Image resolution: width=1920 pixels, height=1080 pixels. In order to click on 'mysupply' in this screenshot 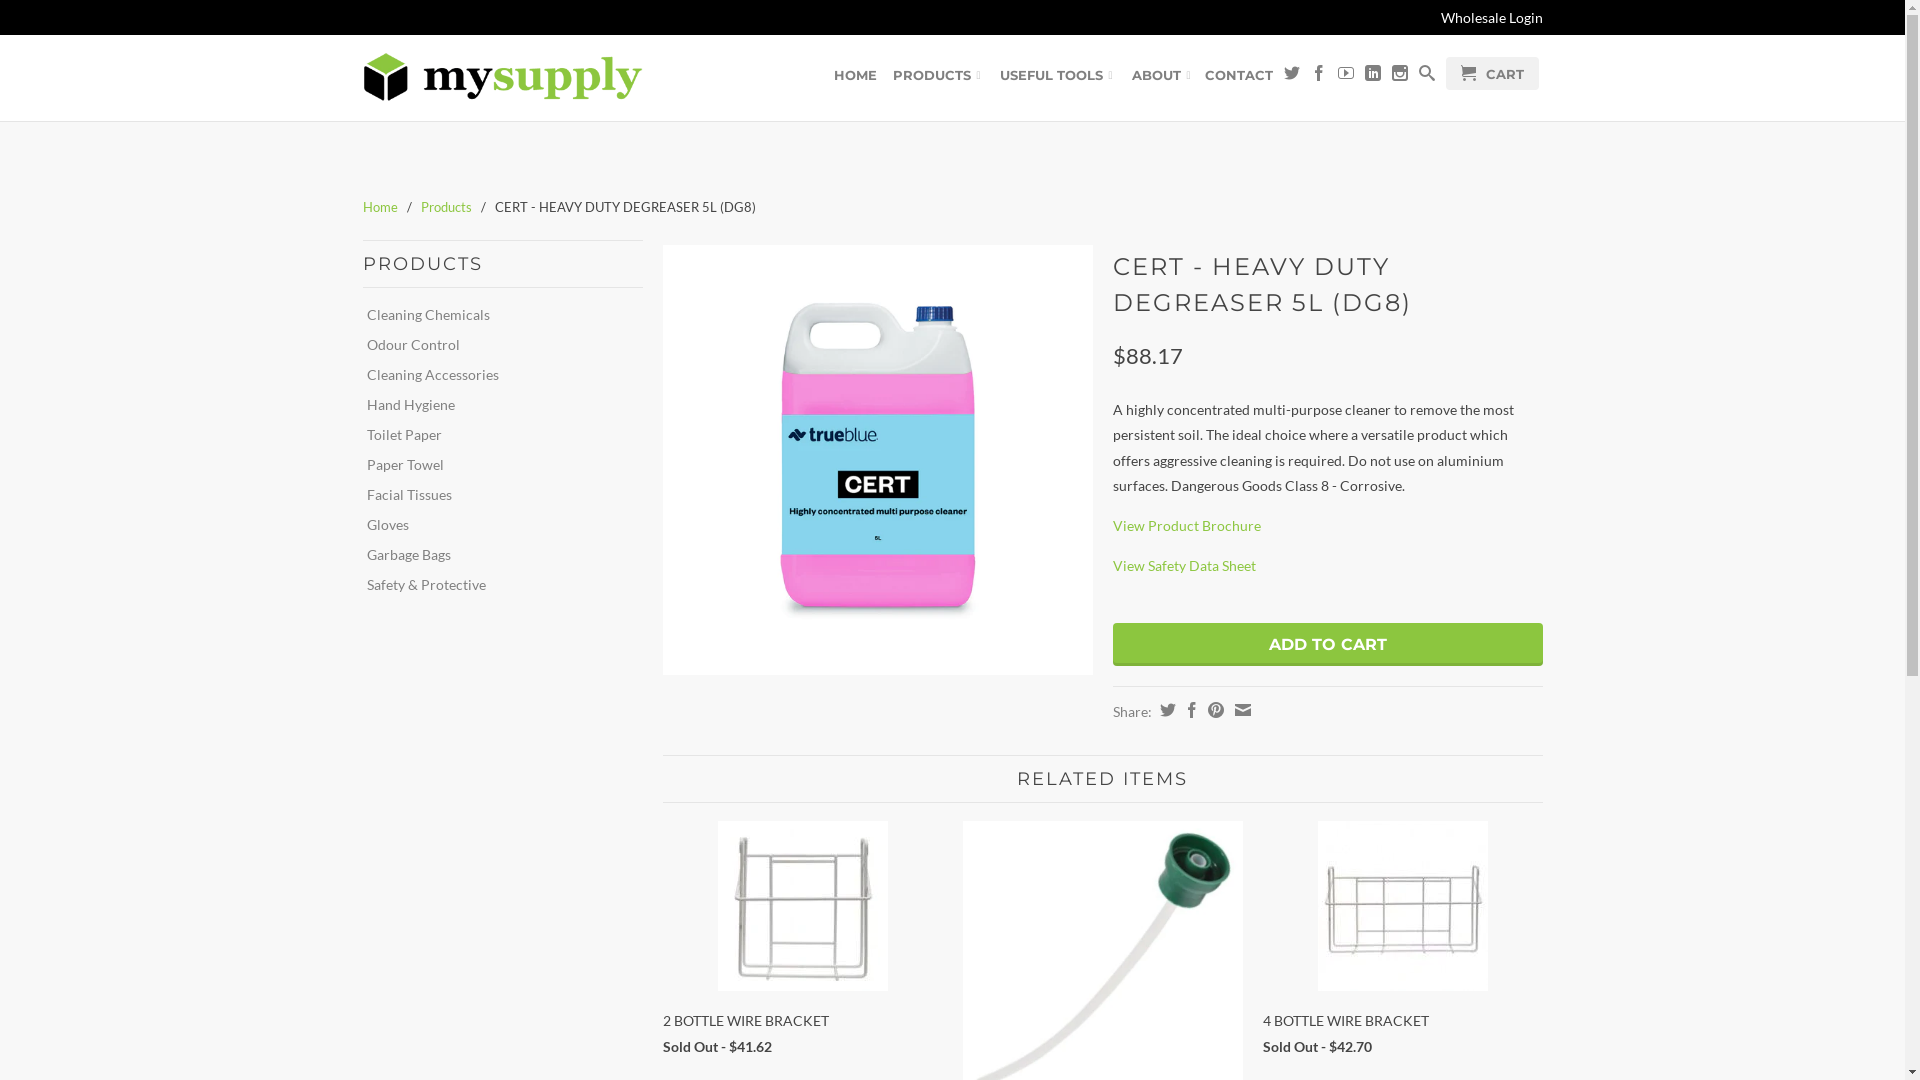, I will do `click(502, 76)`.